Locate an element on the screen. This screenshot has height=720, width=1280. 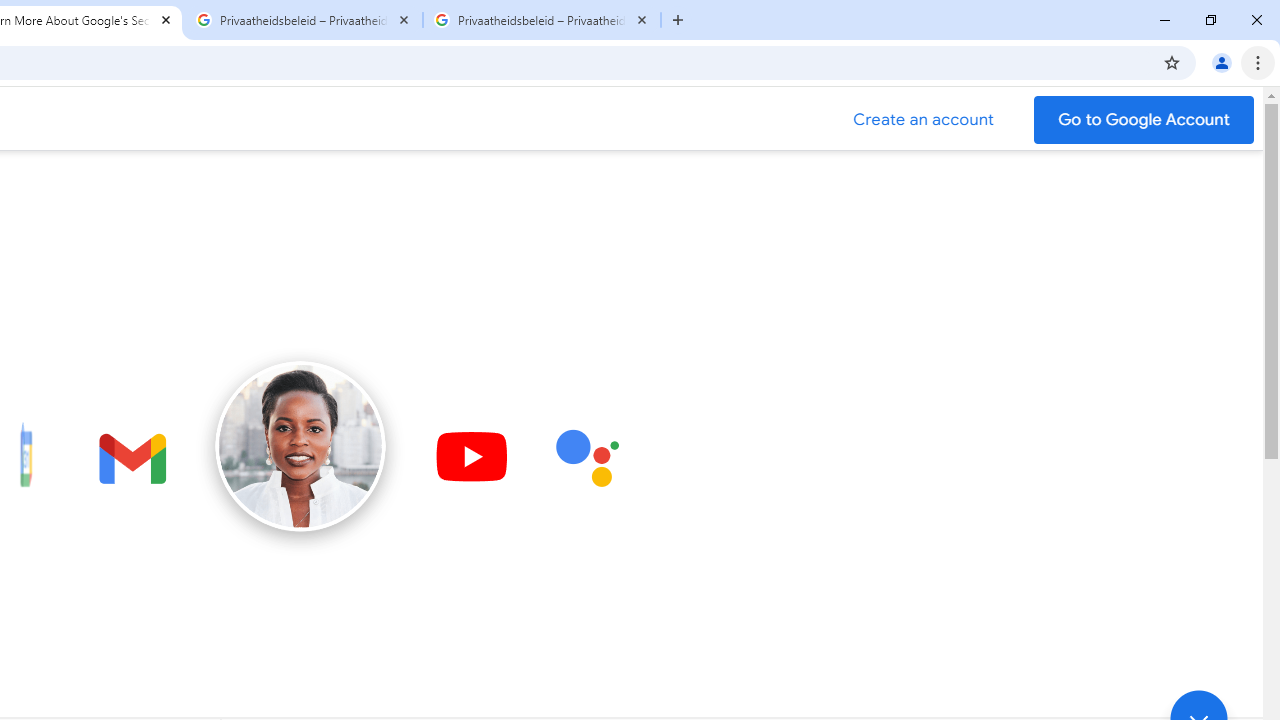
'New Tab' is located at coordinates (678, 20).